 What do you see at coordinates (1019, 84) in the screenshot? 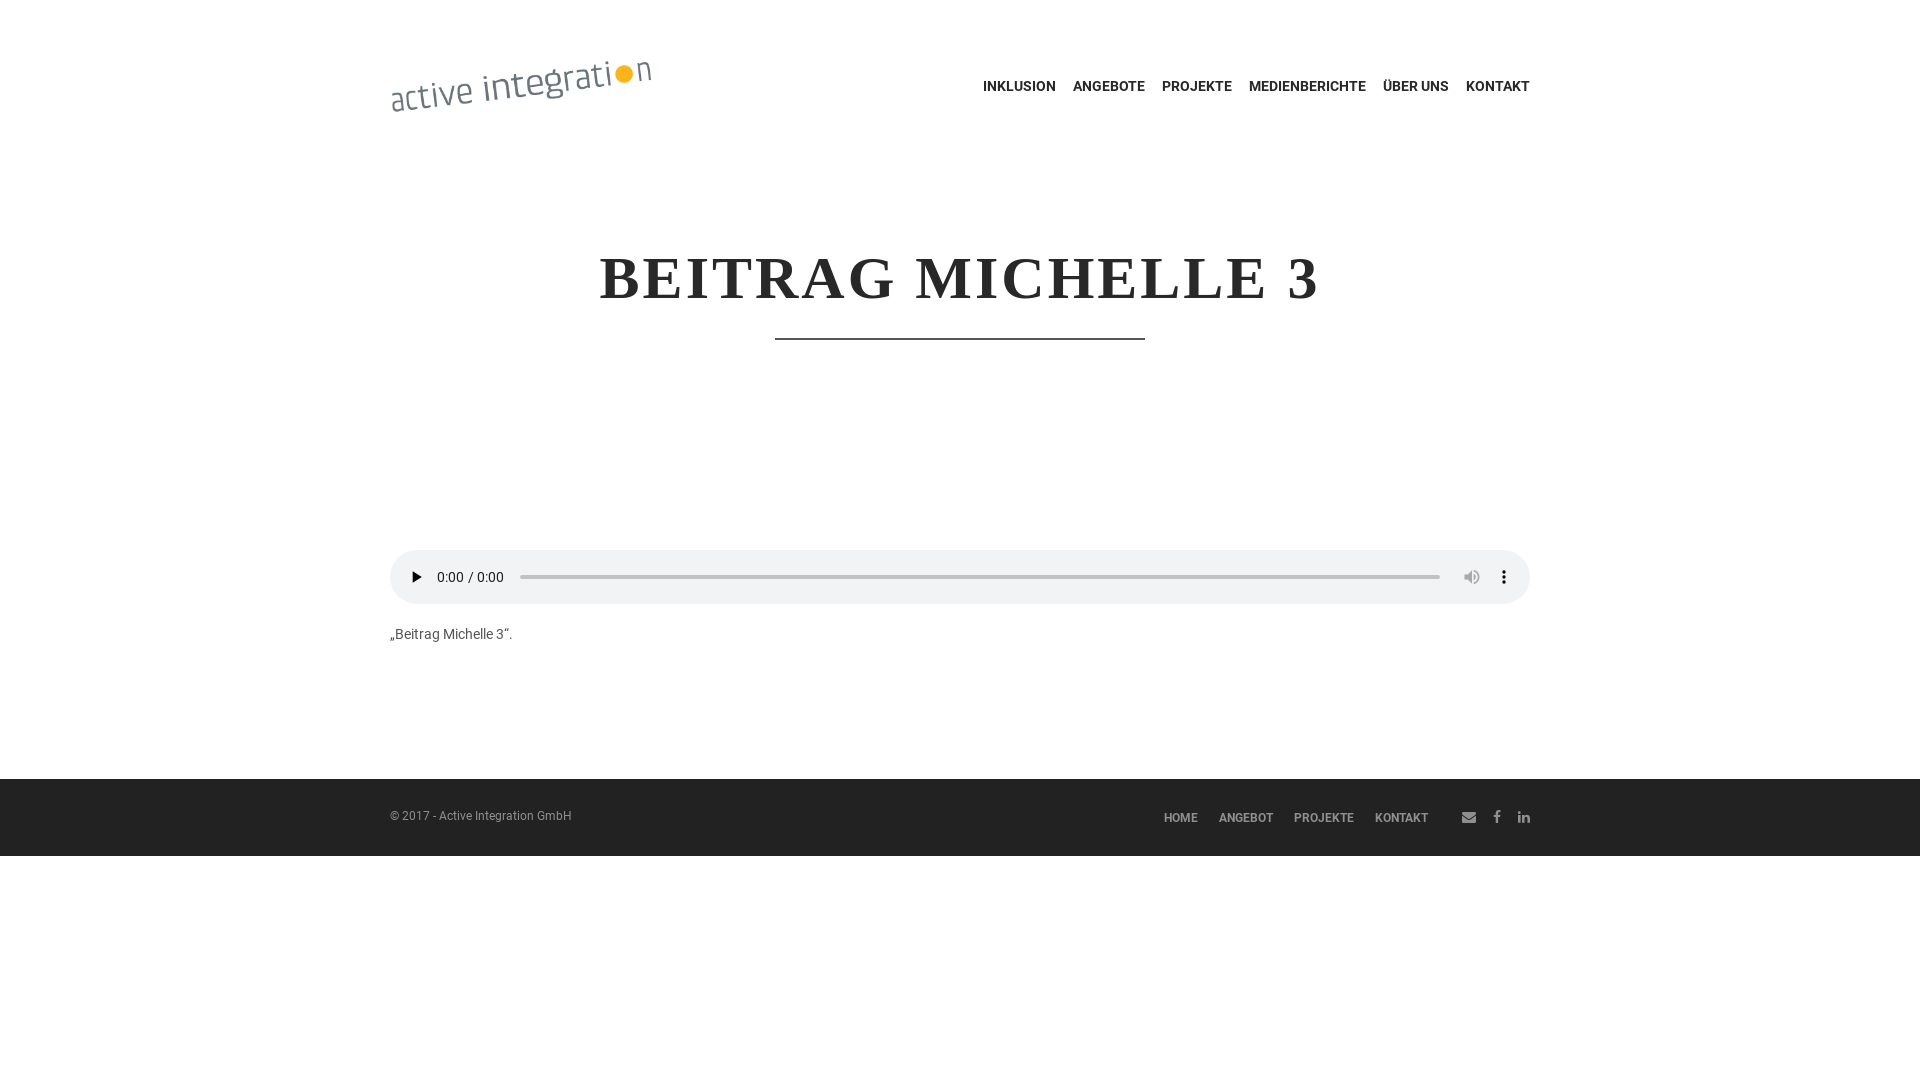
I see `'INKLUSION'` at bounding box center [1019, 84].